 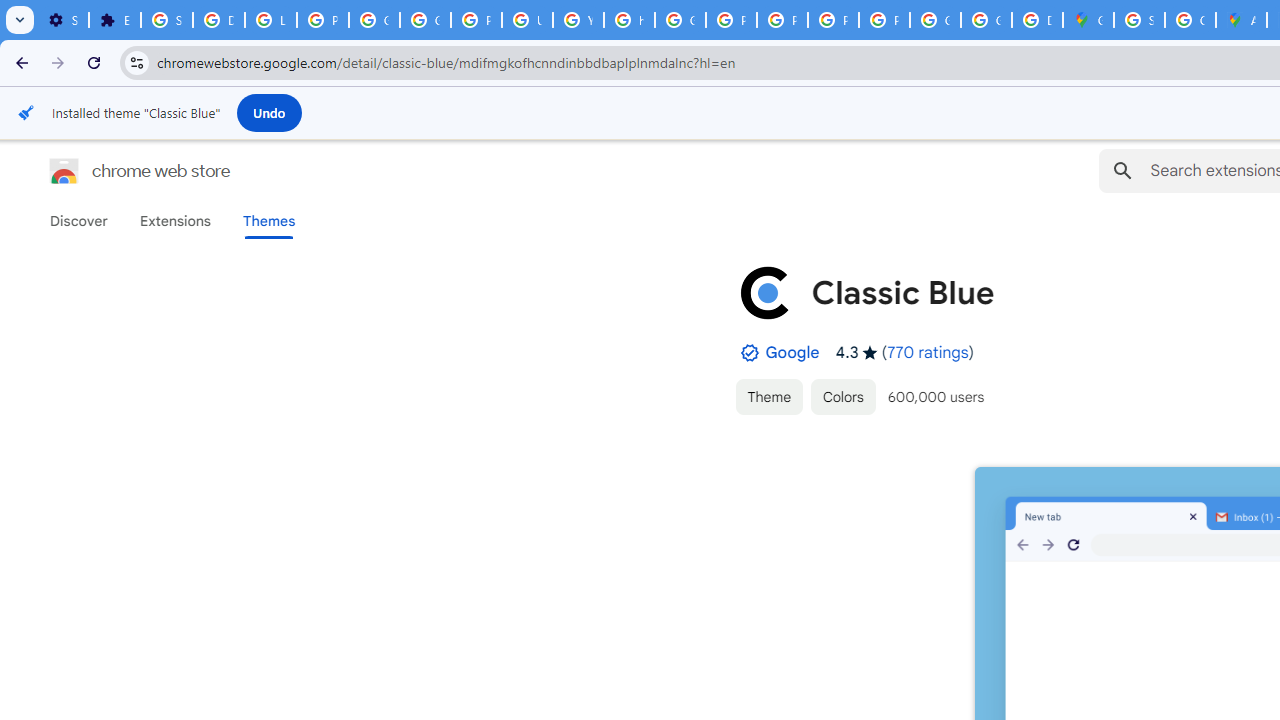 What do you see at coordinates (927, 351) in the screenshot?
I see `'770 ratings'` at bounding box center [927, 351].